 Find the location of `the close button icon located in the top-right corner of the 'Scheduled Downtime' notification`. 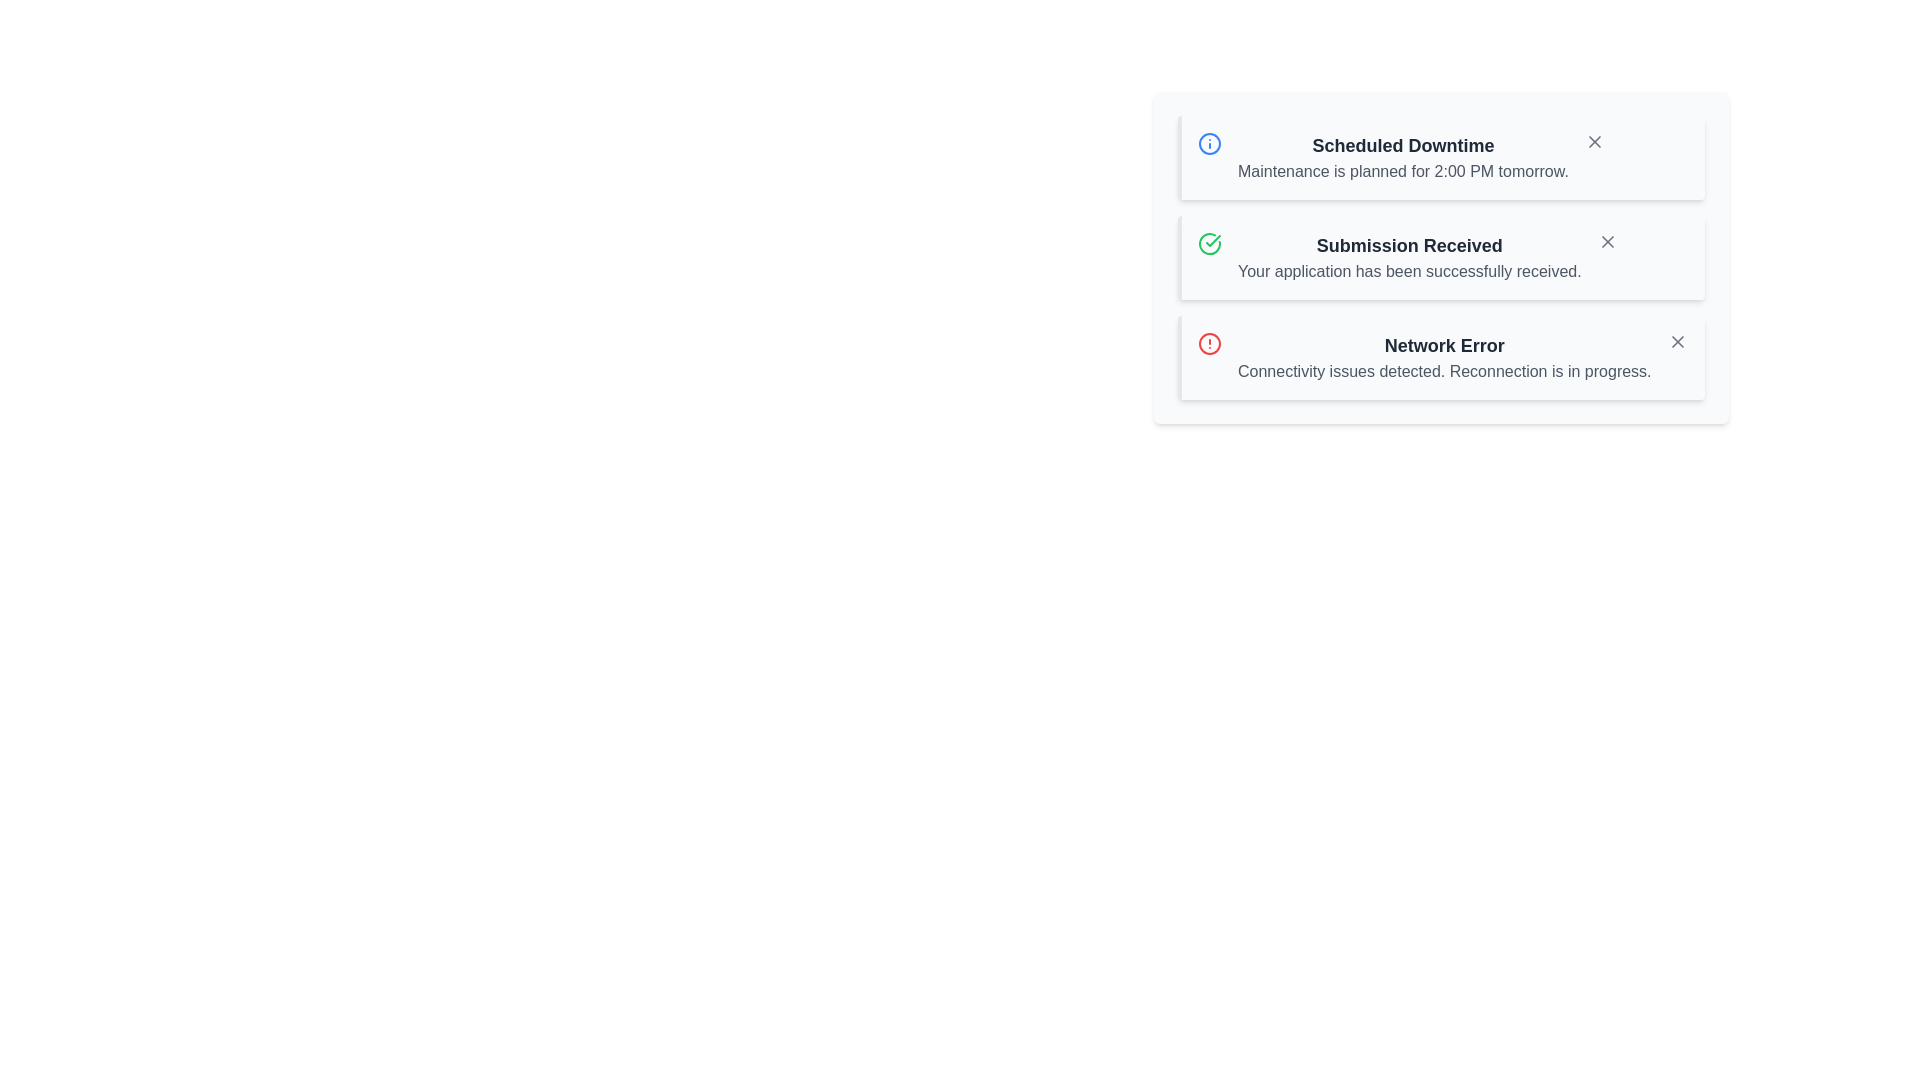

the close button icon located in the top-right corner of the 'Scheduled Downtime' notification is located at coordinates (1593, 141).